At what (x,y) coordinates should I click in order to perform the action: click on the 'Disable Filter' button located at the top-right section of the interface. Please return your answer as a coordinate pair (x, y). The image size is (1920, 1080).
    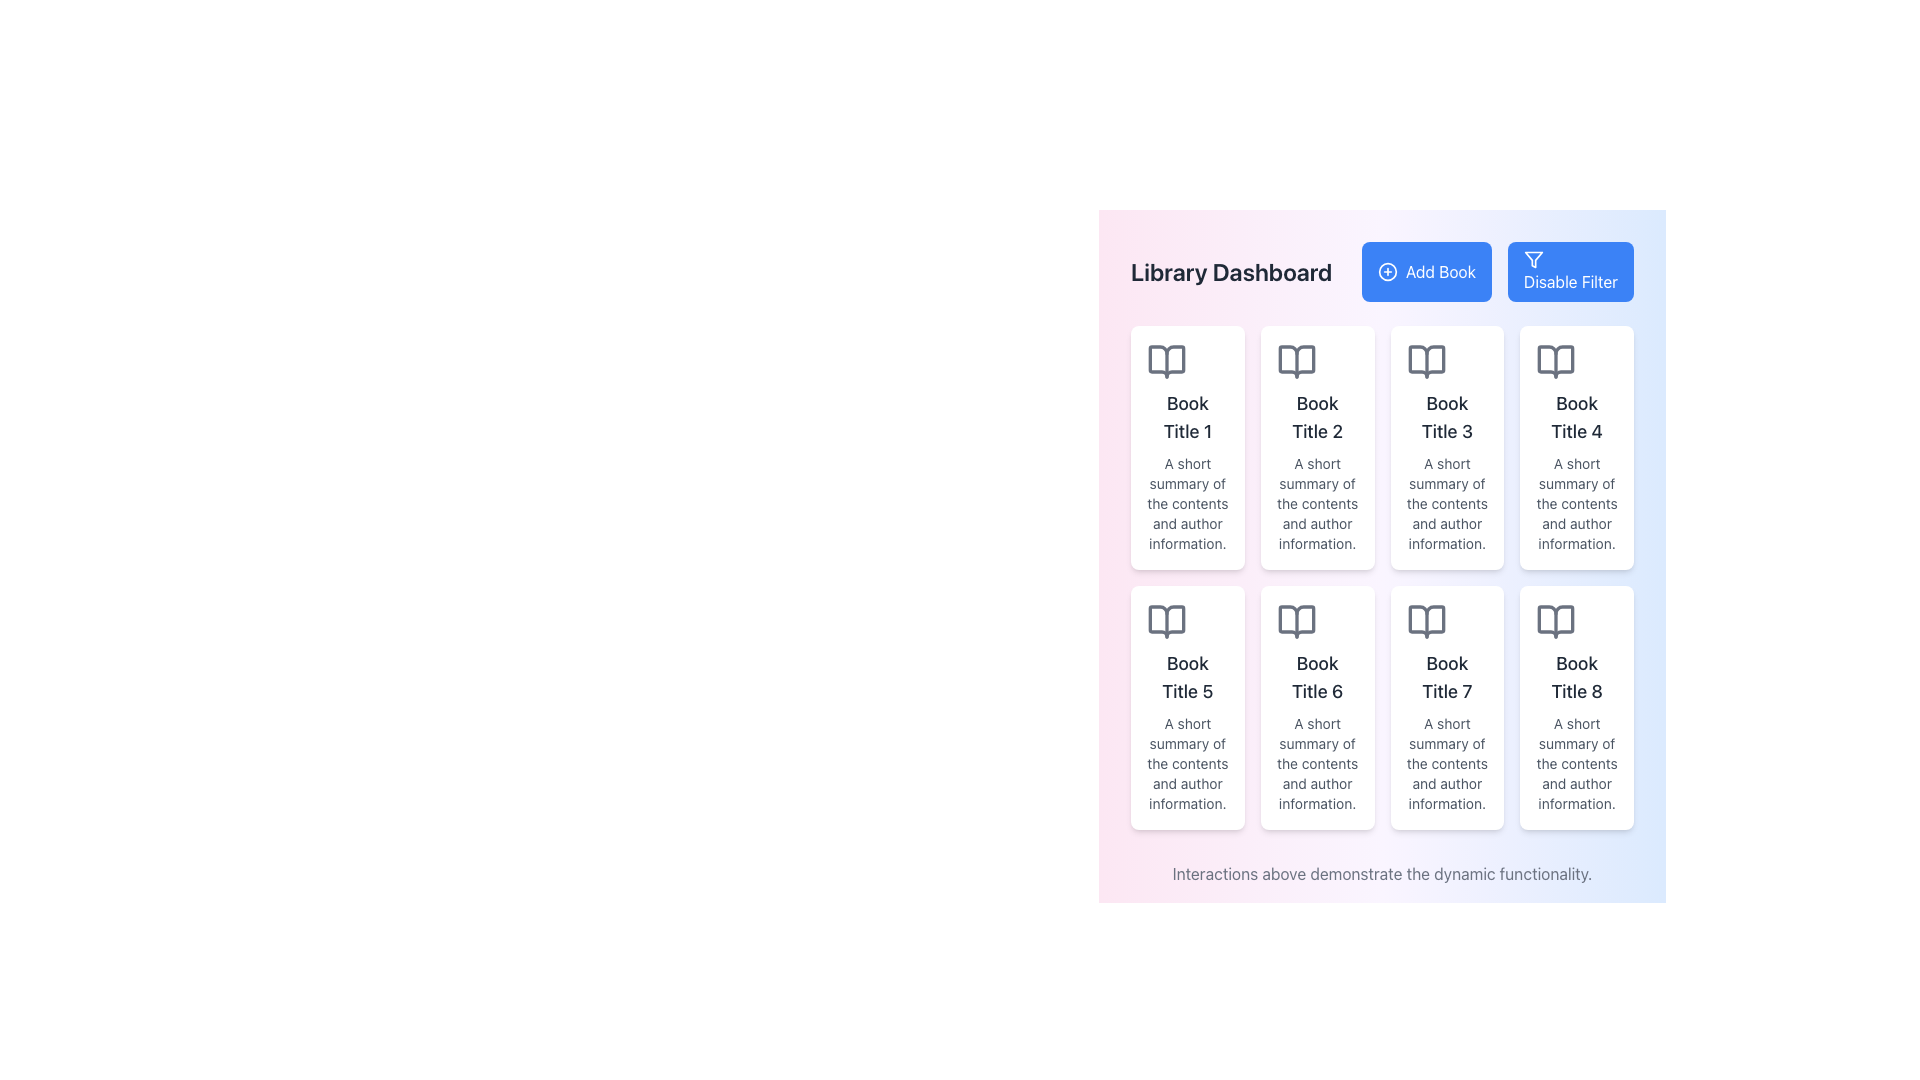
    Looking at the image, I should click on (1532, 258).